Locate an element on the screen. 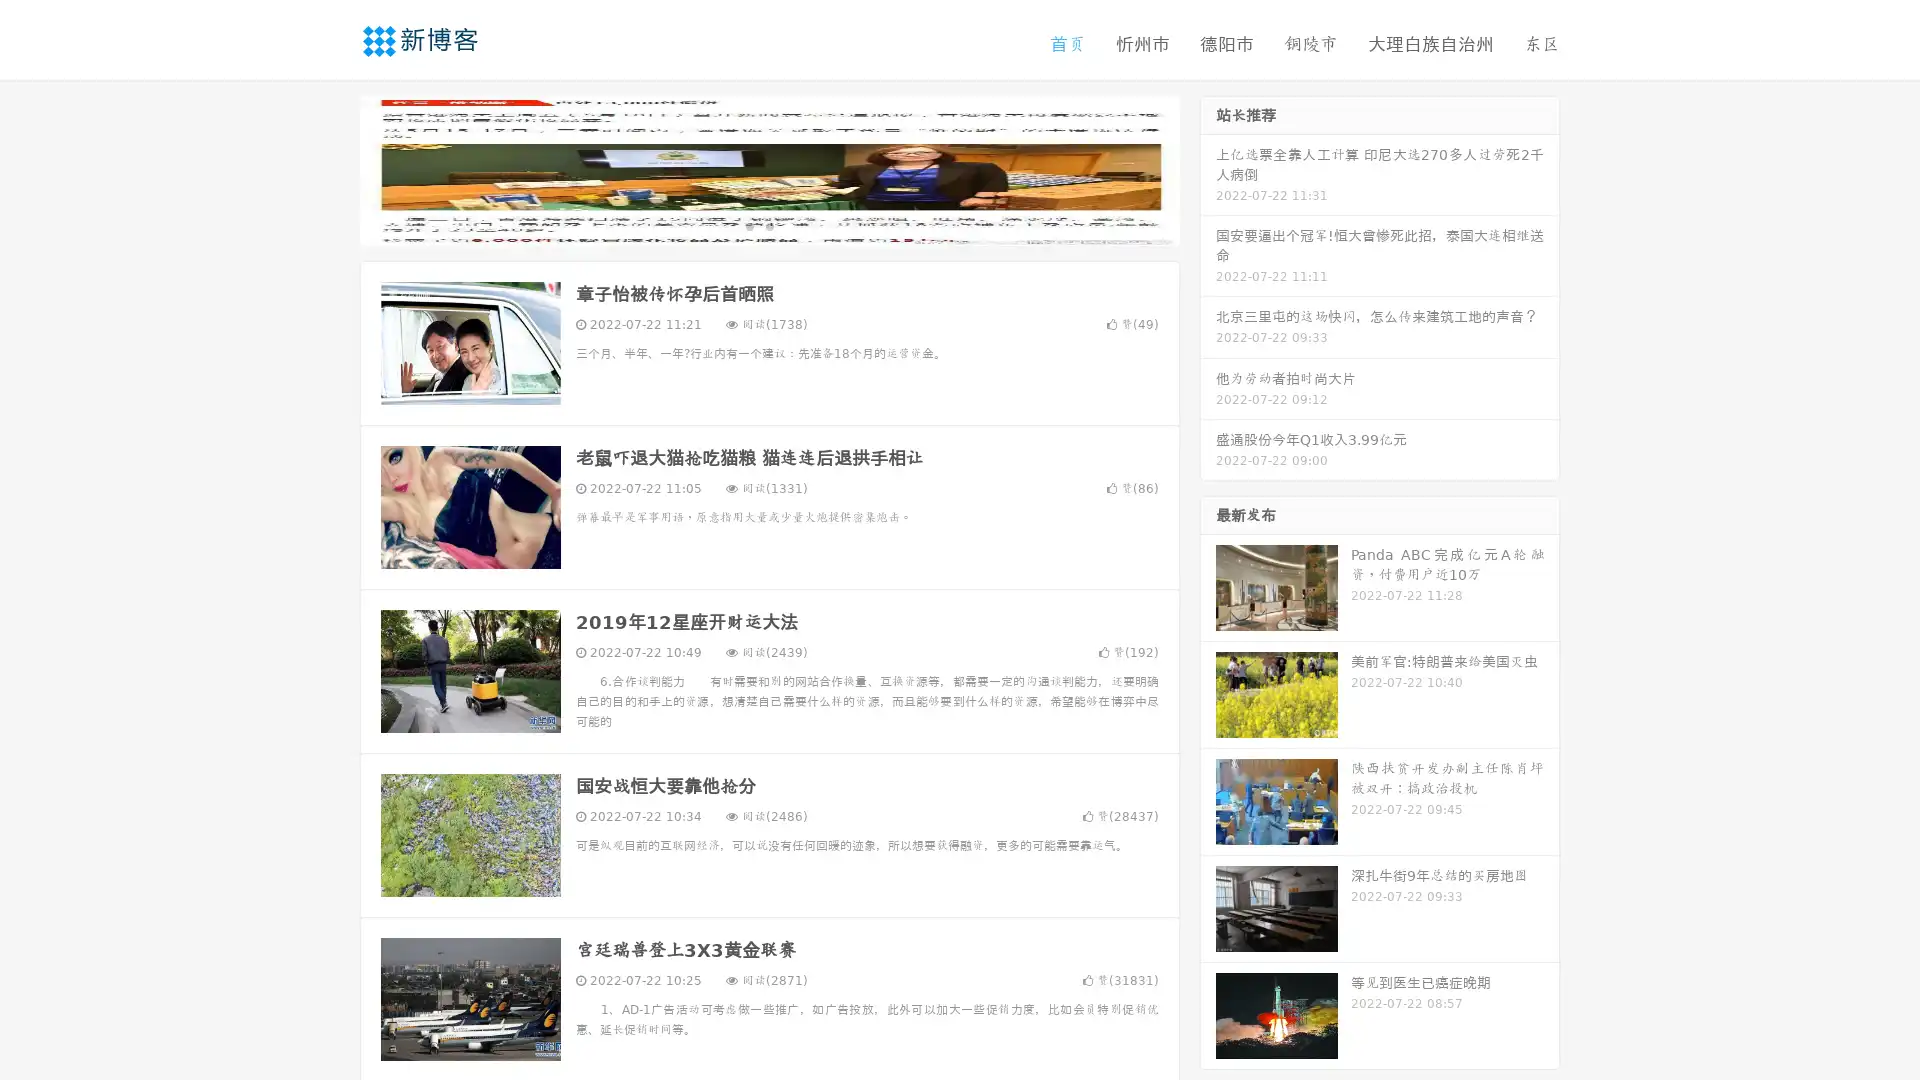 The image size is (1920, 1080). Go to slide 2 is located at coordinates (768, 225).